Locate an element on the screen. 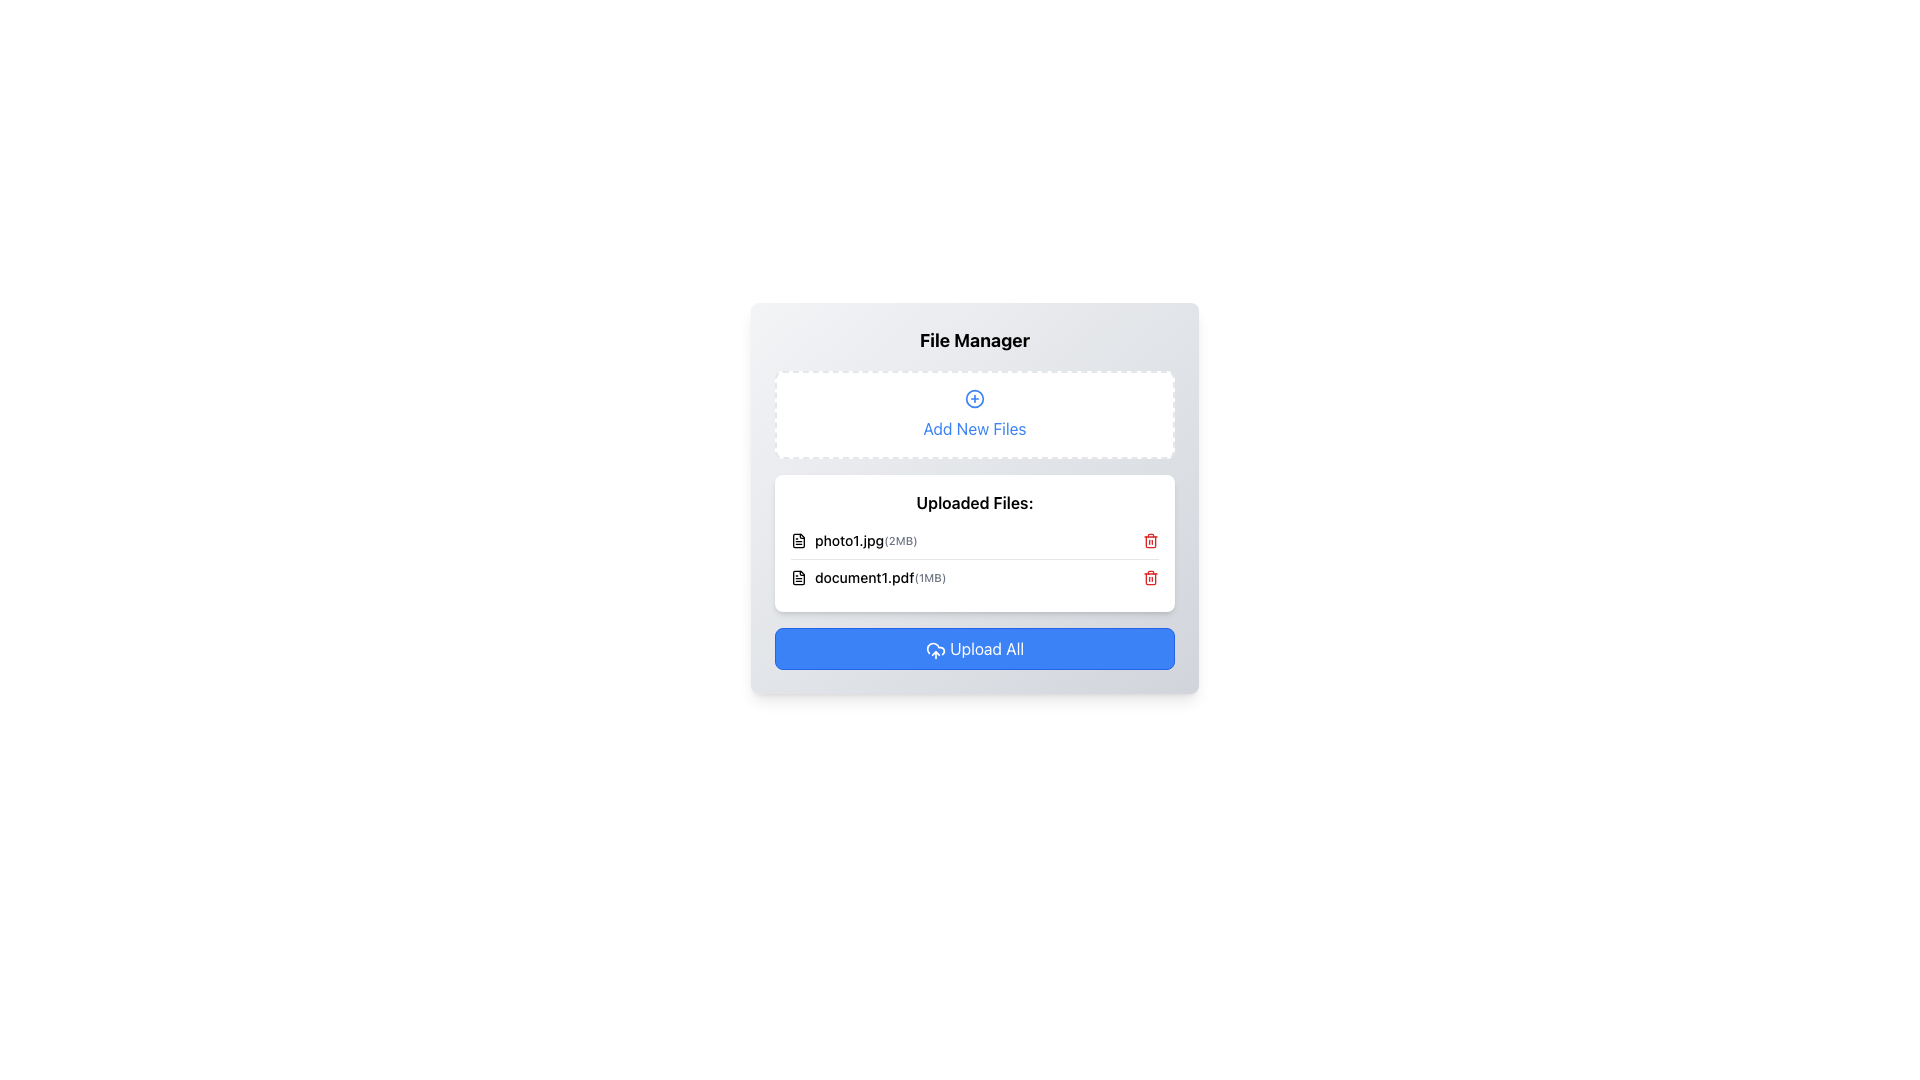 The width and height of the screenshot is (1920, 1080). the static text label displaying '(1MB)' located to the right of 'document1.pdf' in the 'Uploaded Files' list in the File Manager interface is located at coordinates (929, 578).